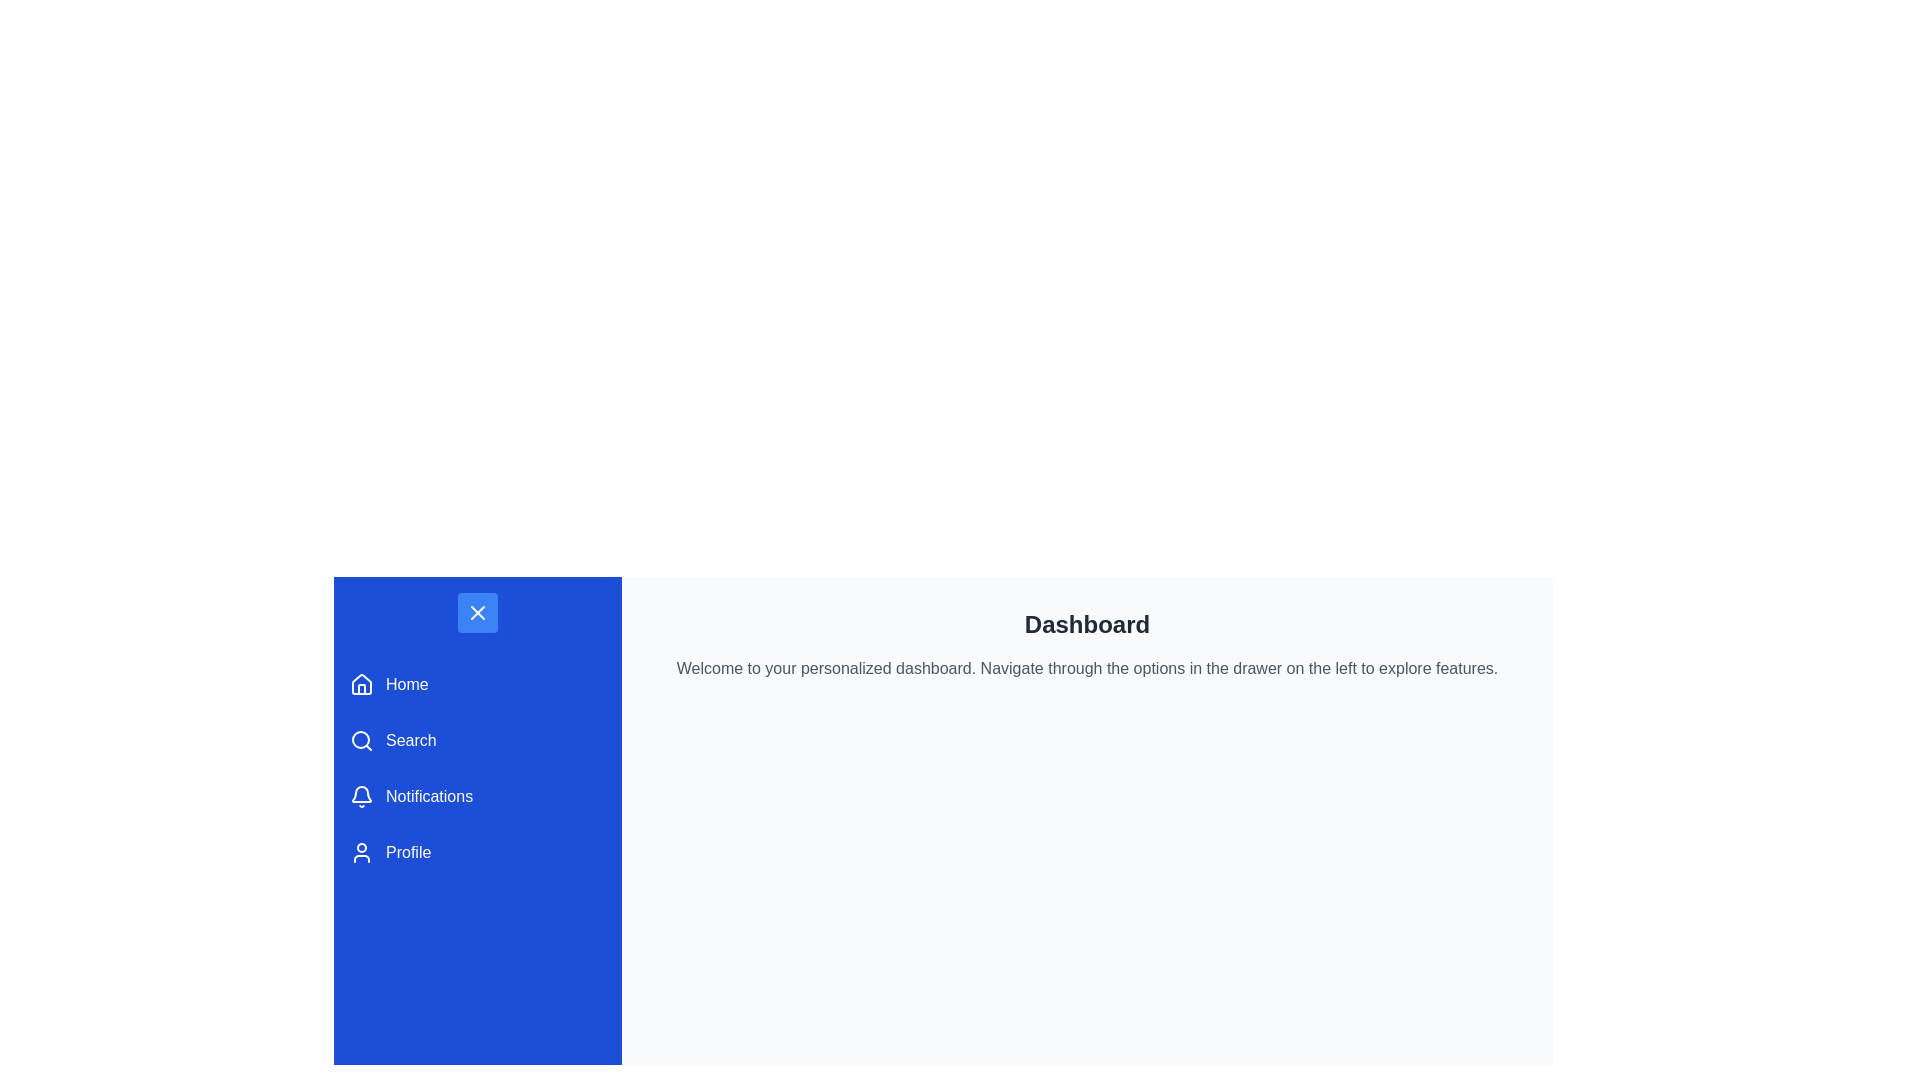  What do you see at coordinates (361, 740) in the screenshot?
I see `the magnifying glass icon located in the left-side menu panel to the immediate left of the text 'Search' to initiate the search function` at bounding box center [361, 740].